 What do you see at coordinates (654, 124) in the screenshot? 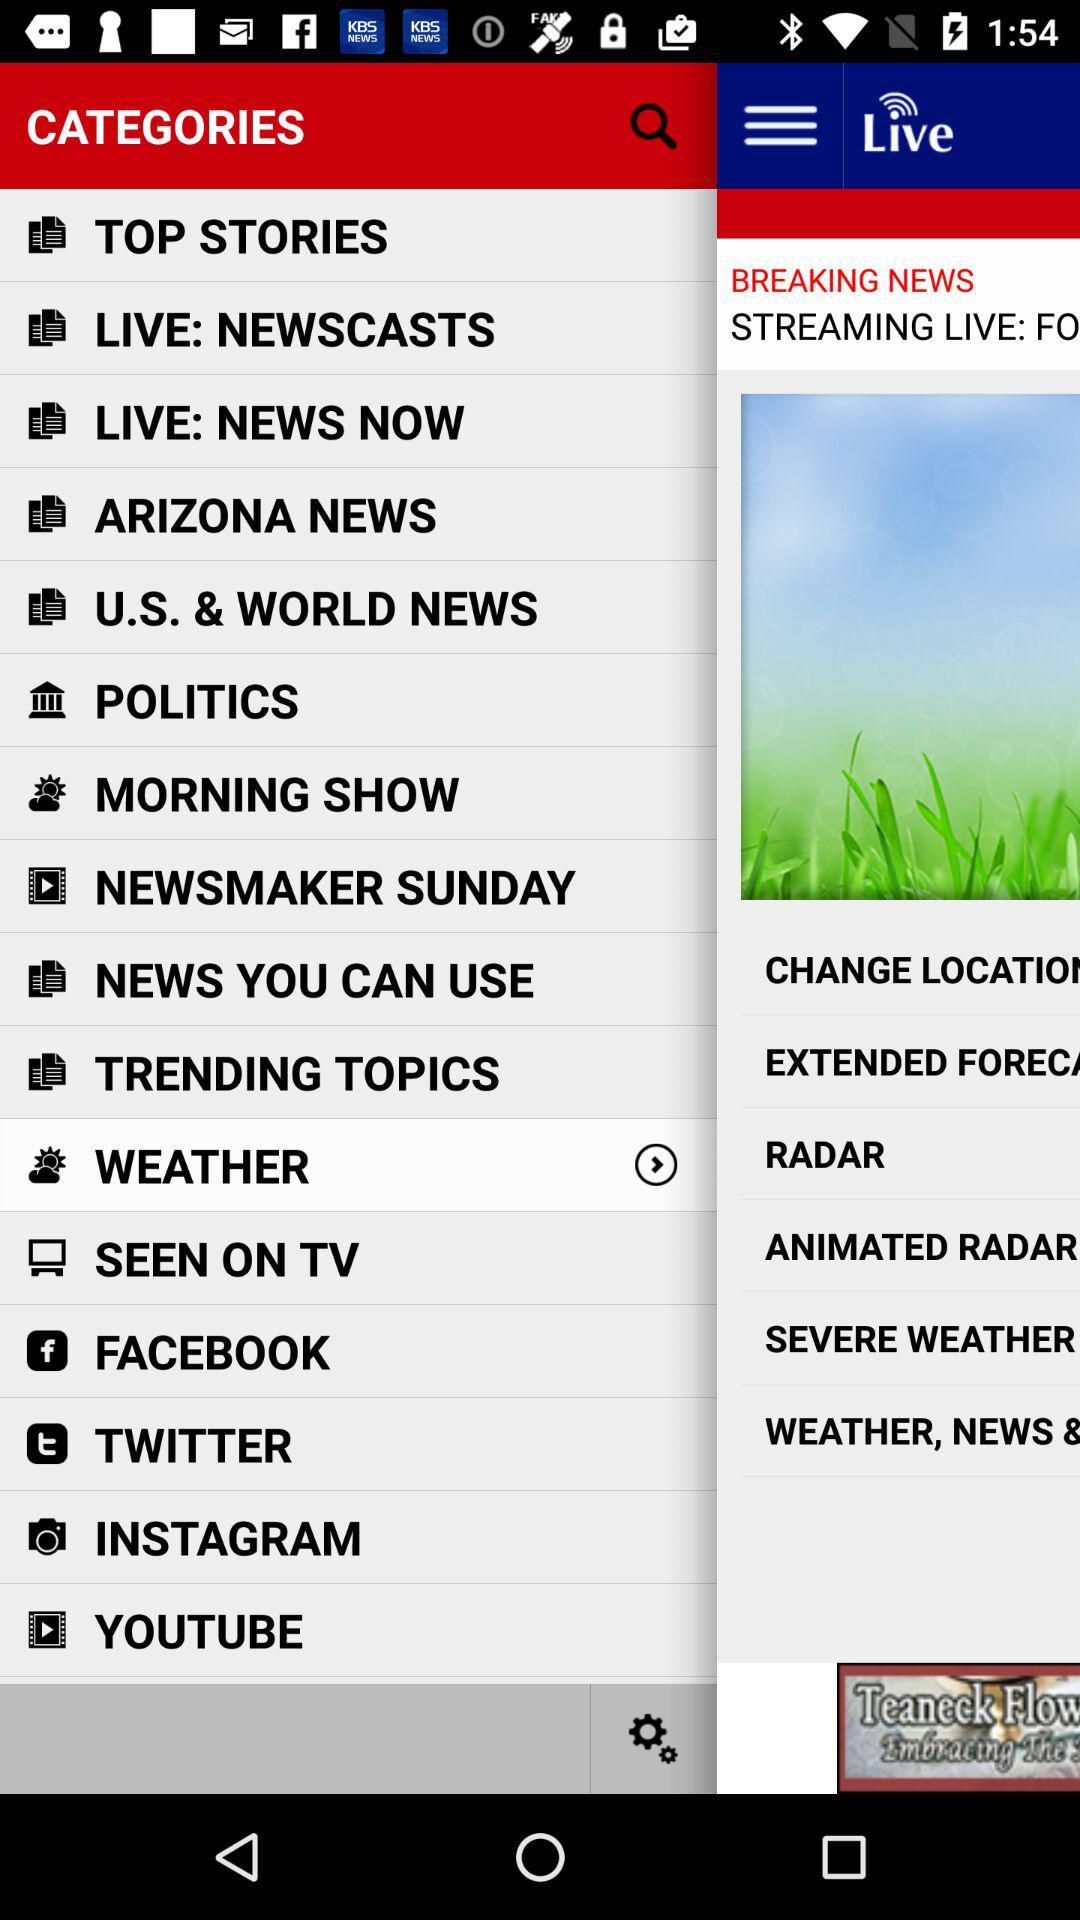
I see `the search icon` at bounding box center [654, 124].